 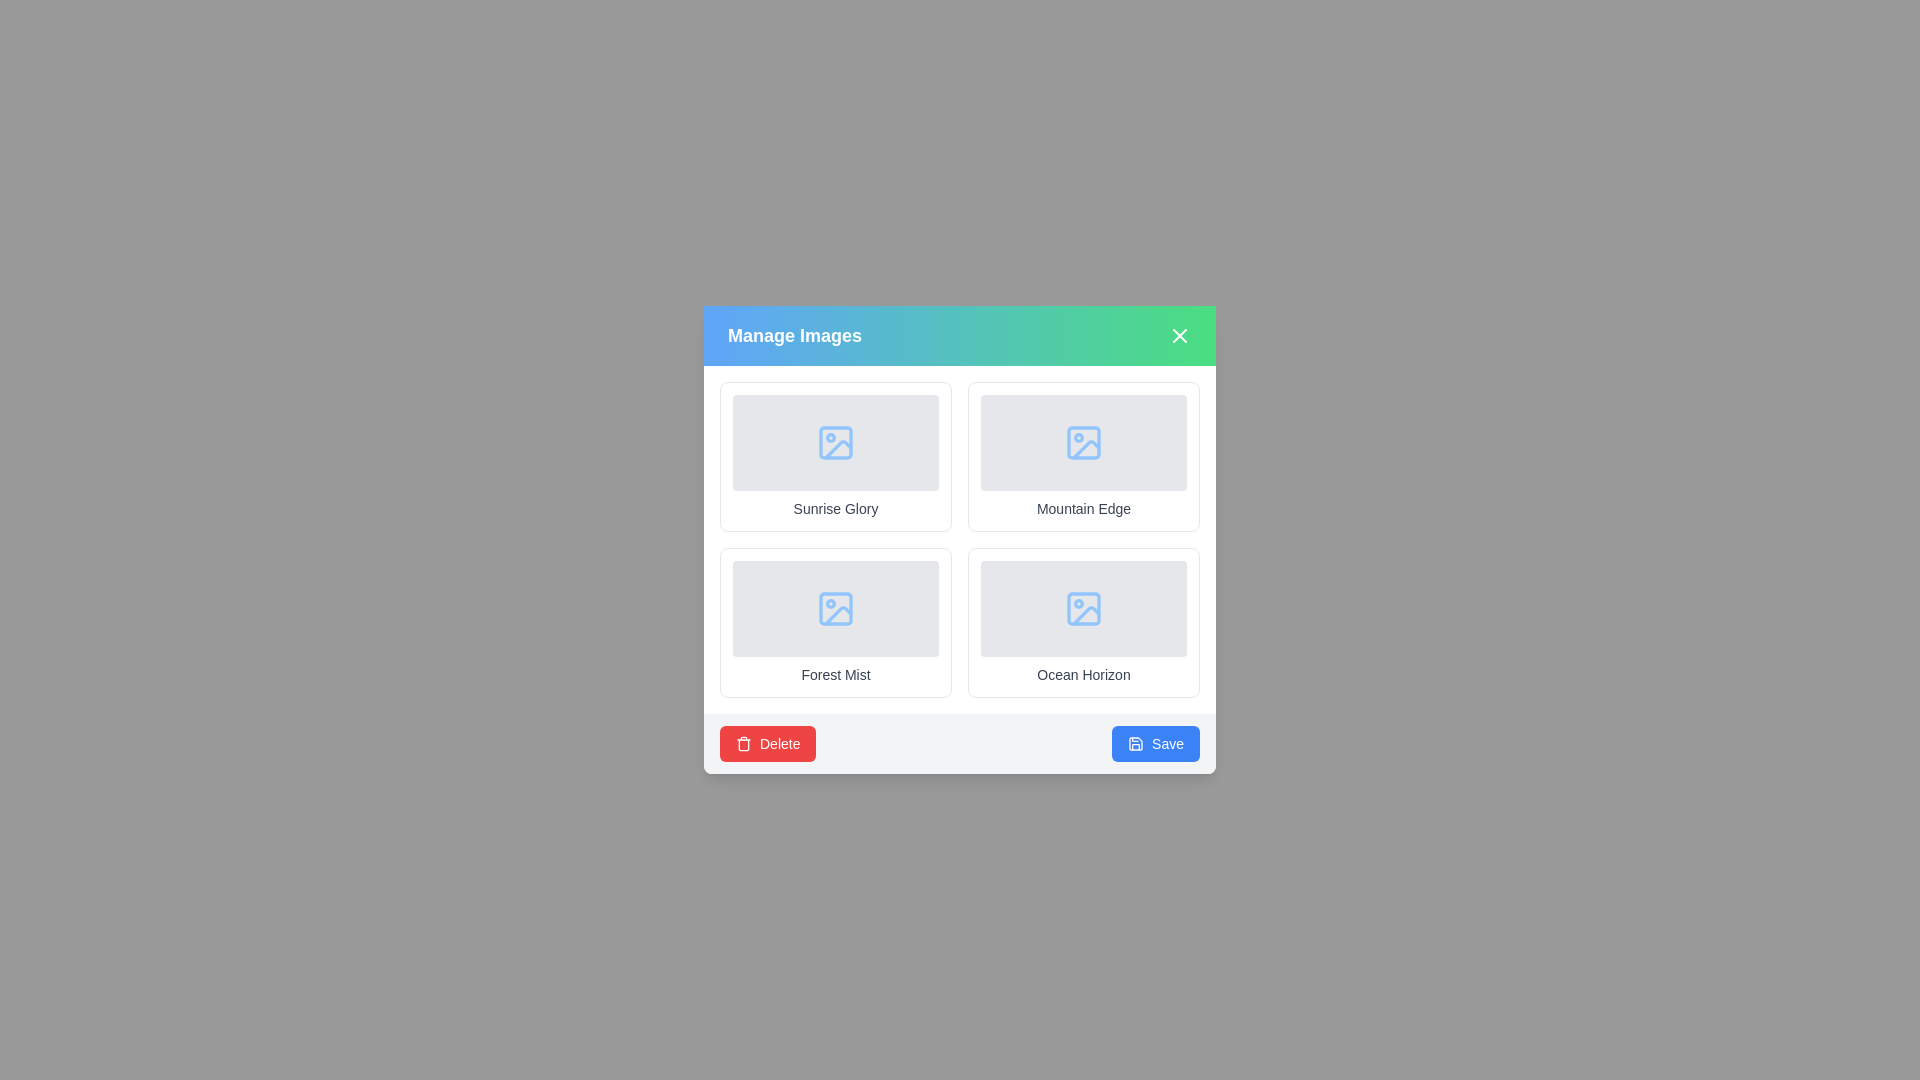 What do you see at coordinates (1180, 334) in the screenshot?
I see `the close button located at the top-right corner of the 'Manage Images' modal` at bounding box center [1180, 334].